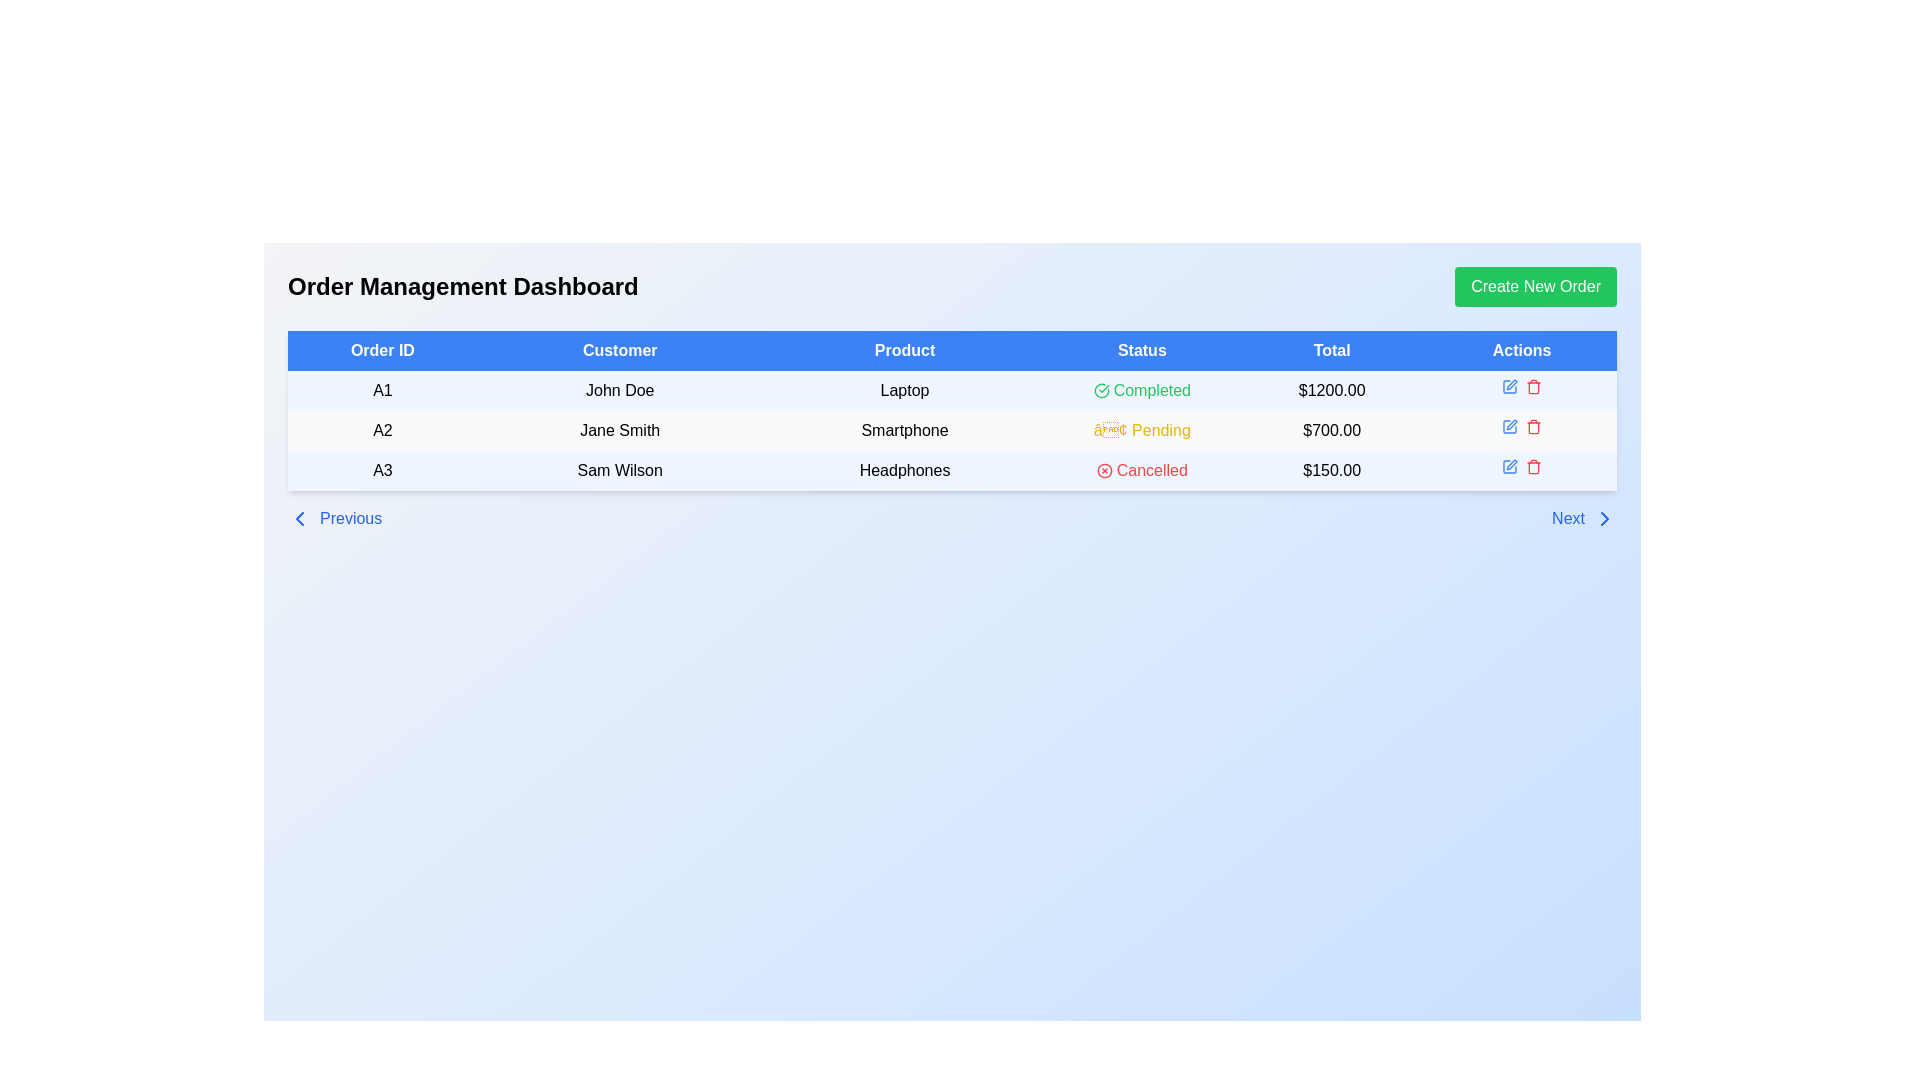 This screenshot has width=1920, height=1080. I want to click on the Text label in the third row and third column of the table under the 'Product' category, which is adjacent to 'Sam Wilson' on the left and 'Cancelled' on the right, so click(904, 470).